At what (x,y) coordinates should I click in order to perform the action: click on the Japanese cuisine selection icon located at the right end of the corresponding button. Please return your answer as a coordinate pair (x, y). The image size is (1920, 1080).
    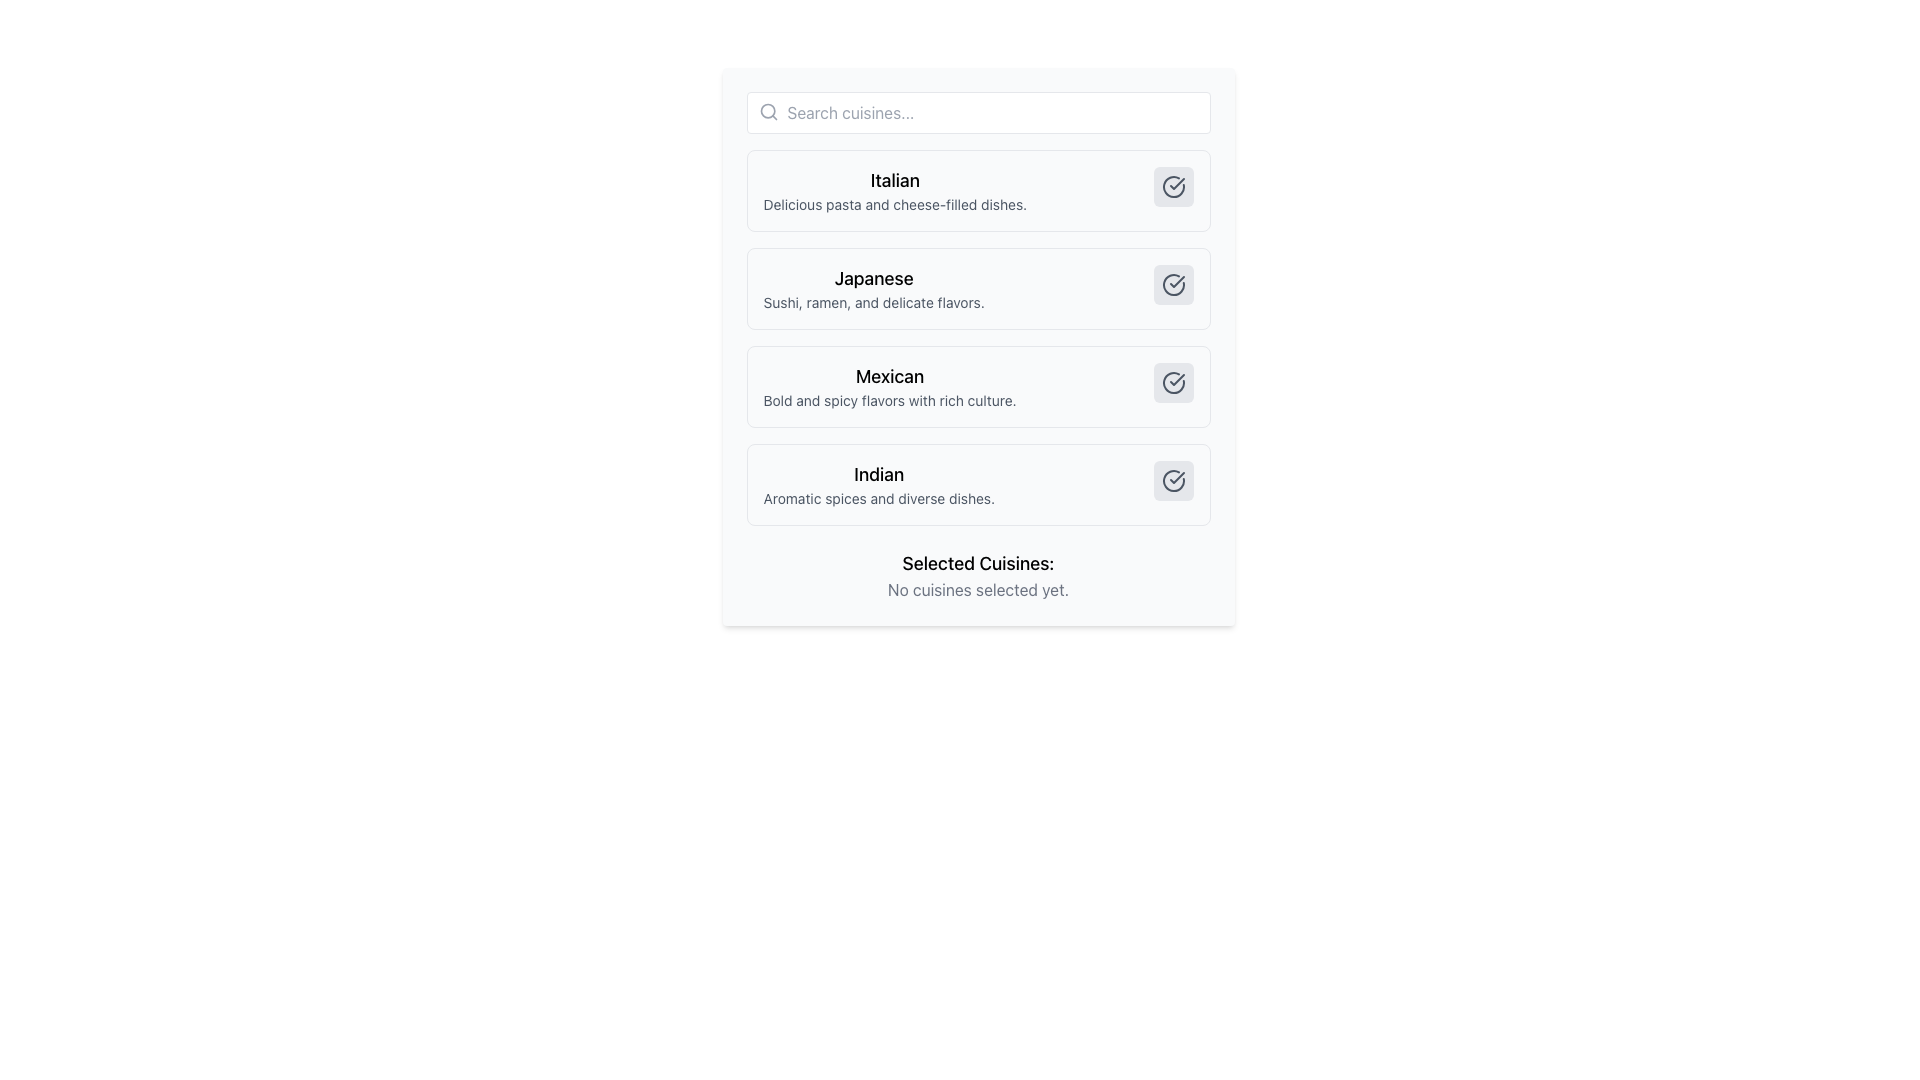
    Looking at the image, I should click on (1173, 285).